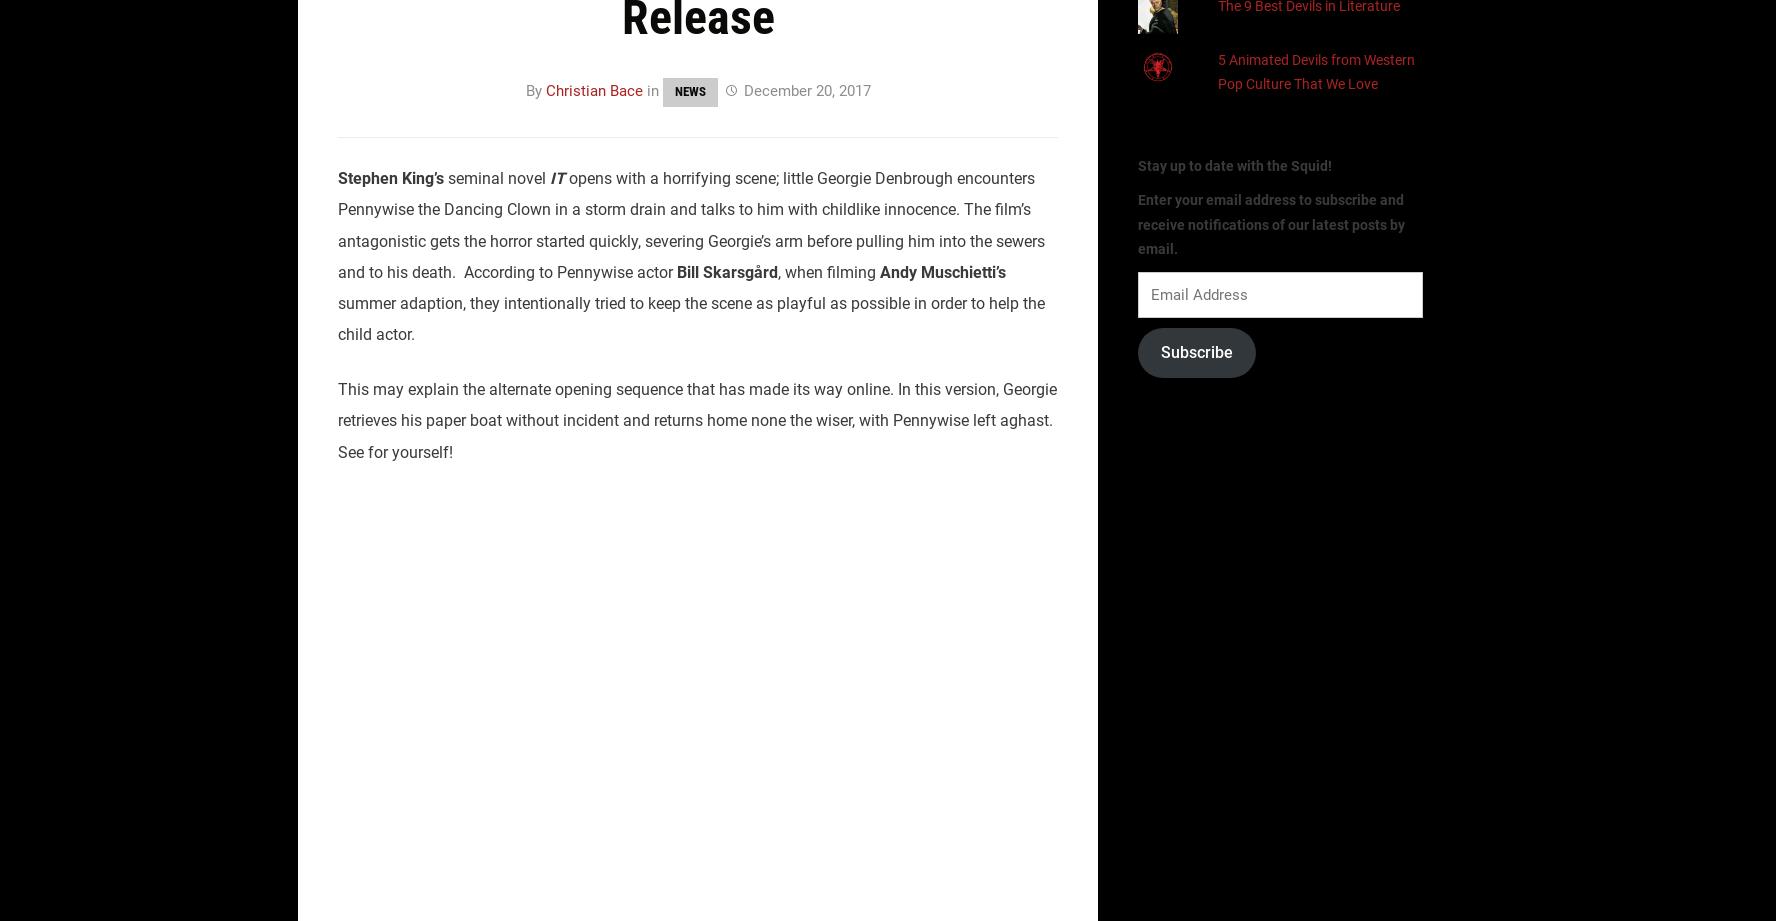 Image resolution: width=1776 pixels, height=921 pixels. What do you see at coordinates (557, 177) in the screenshot?
I see `'IT'` at bounding box center [557, 177].